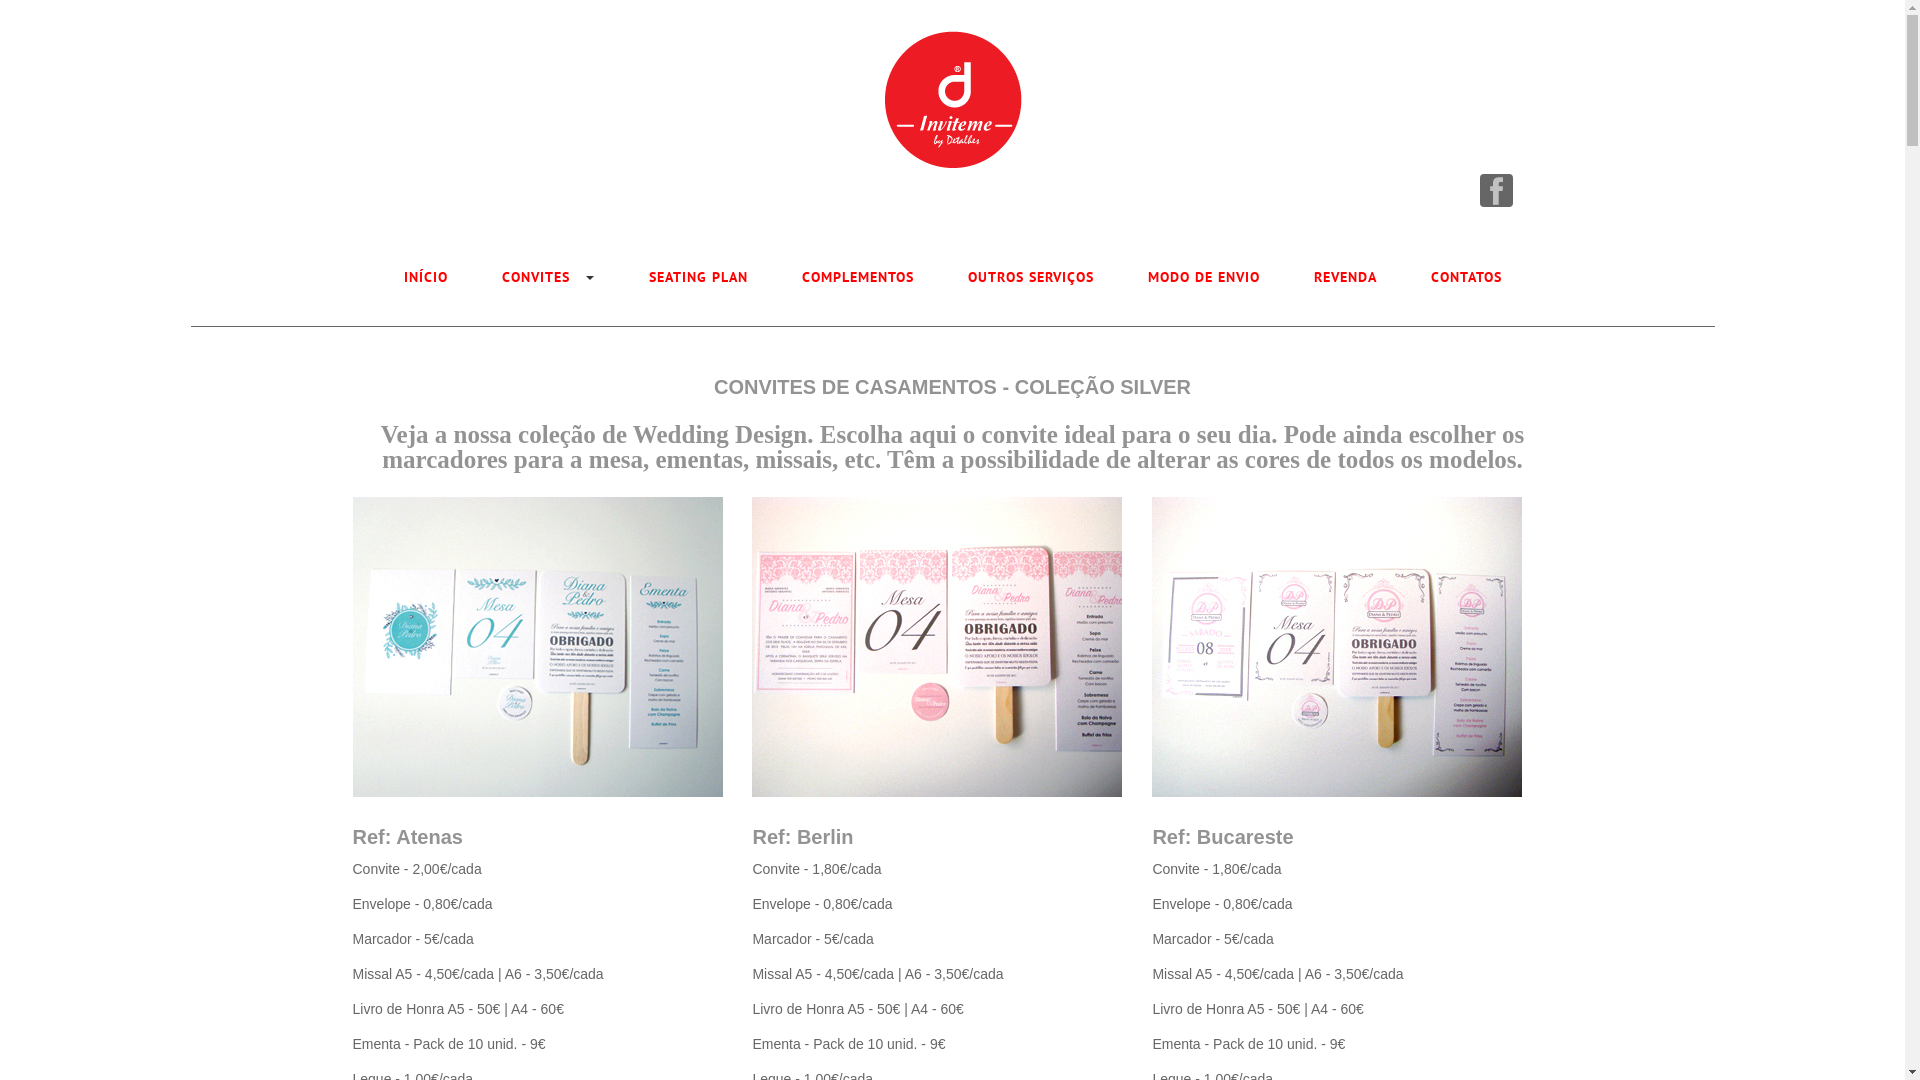 The height and width of the screenshot is (1080, 1920). Describe the element at coordinates (1466, 277) in the screenshot. I see `'CONTATOS'` at that location.